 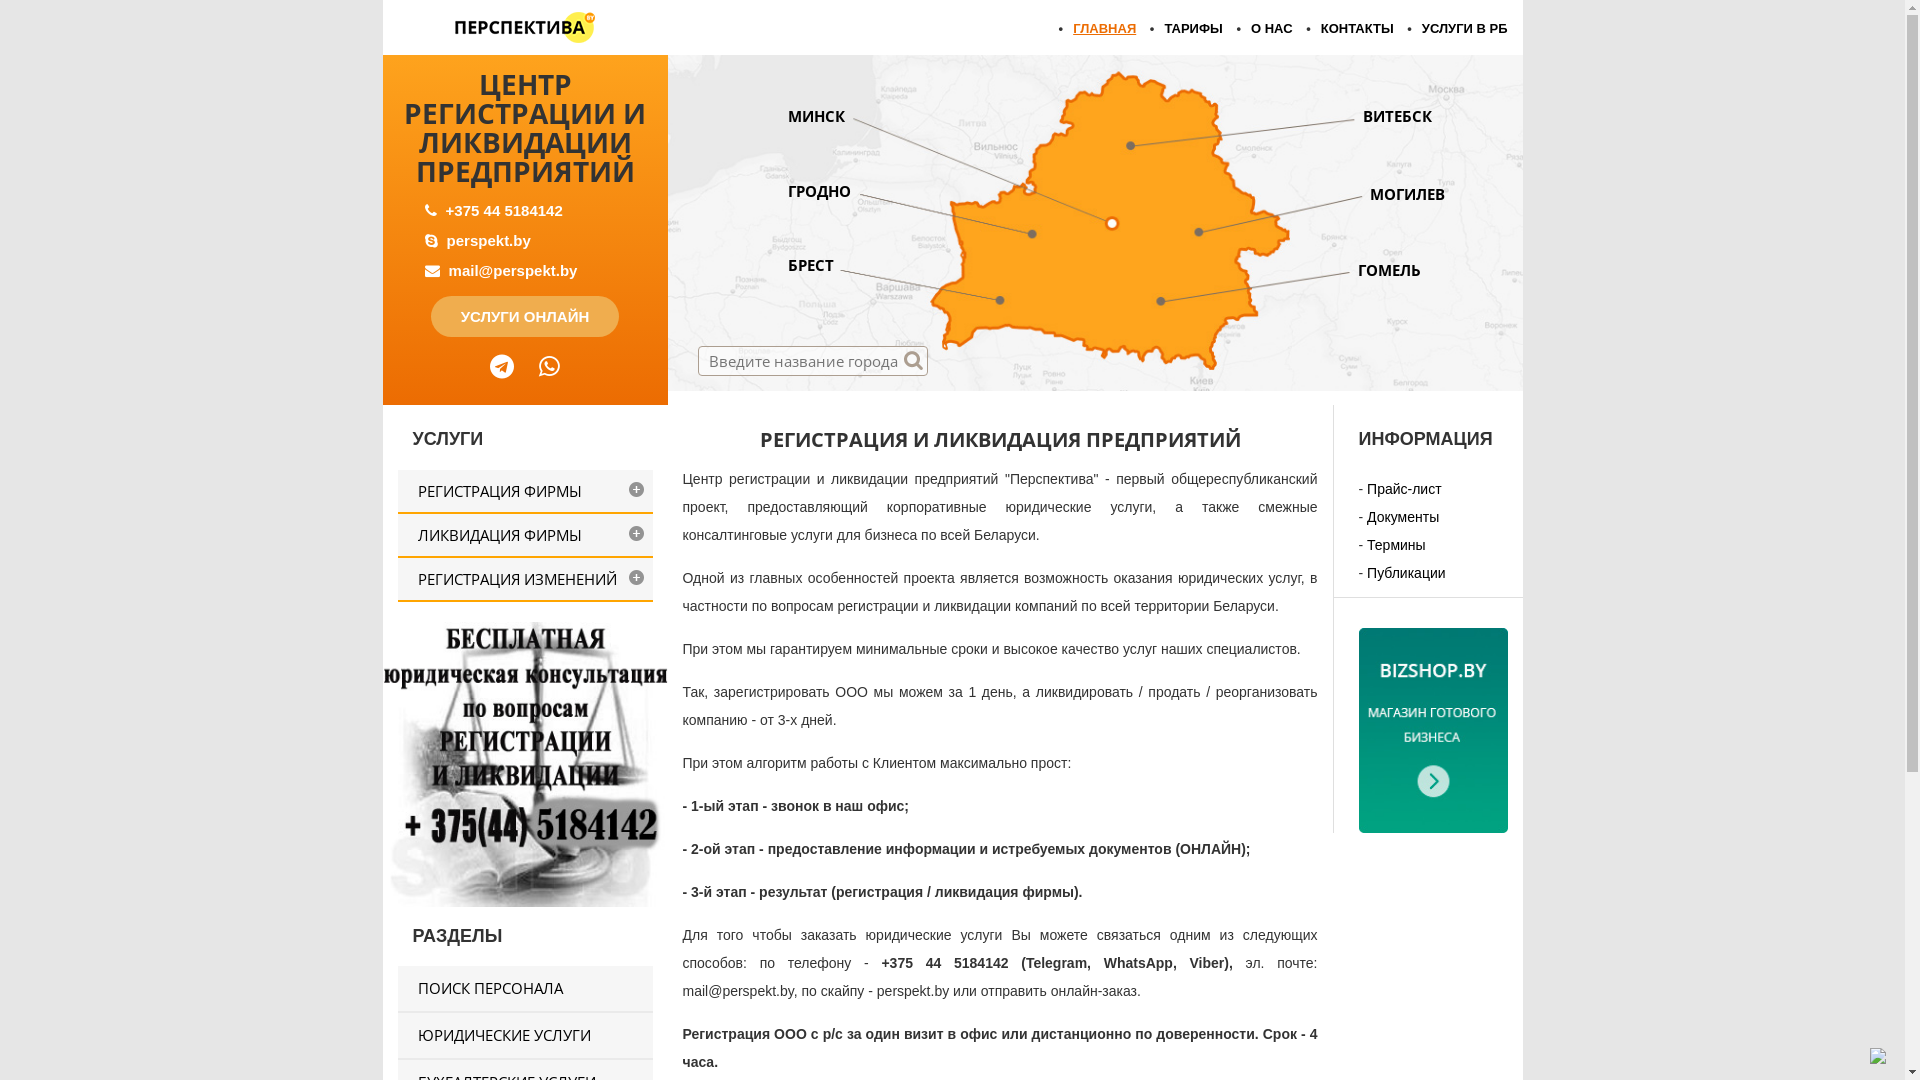 I want to click on 'Go Top', so click(x=1869, y=1054).